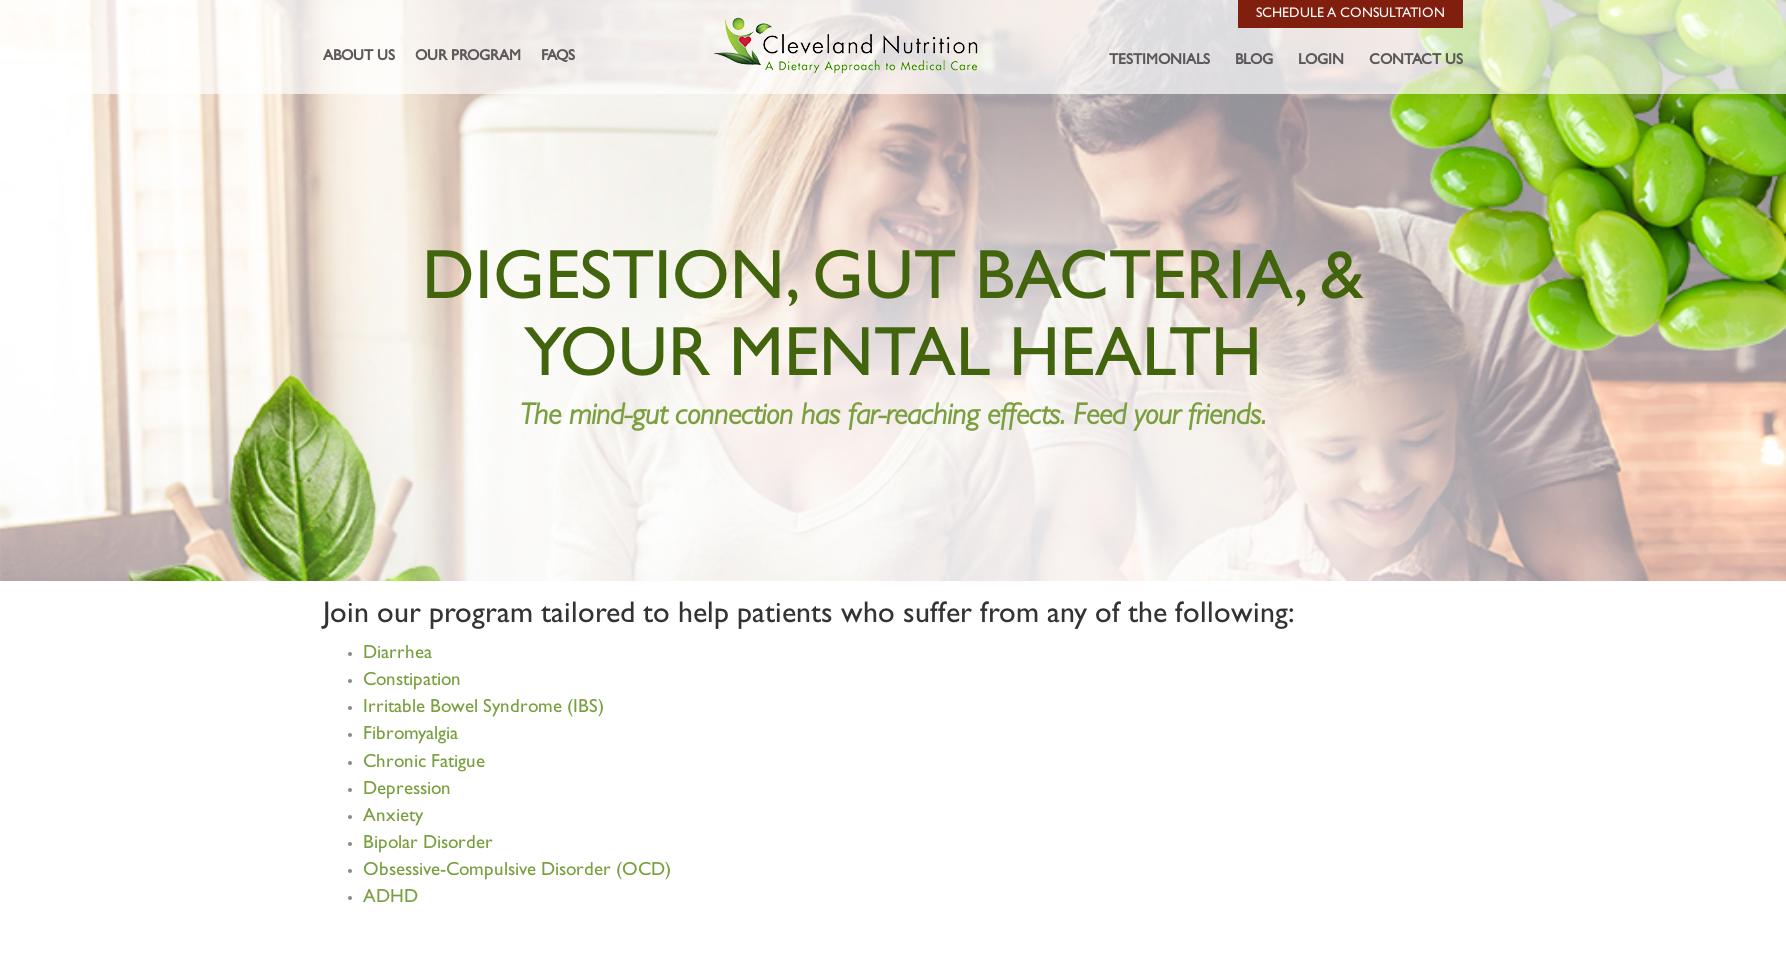 Image resolution: width=1786 pixels, height=957 pixels. I want to click on 'About Us', so click(323, 55).